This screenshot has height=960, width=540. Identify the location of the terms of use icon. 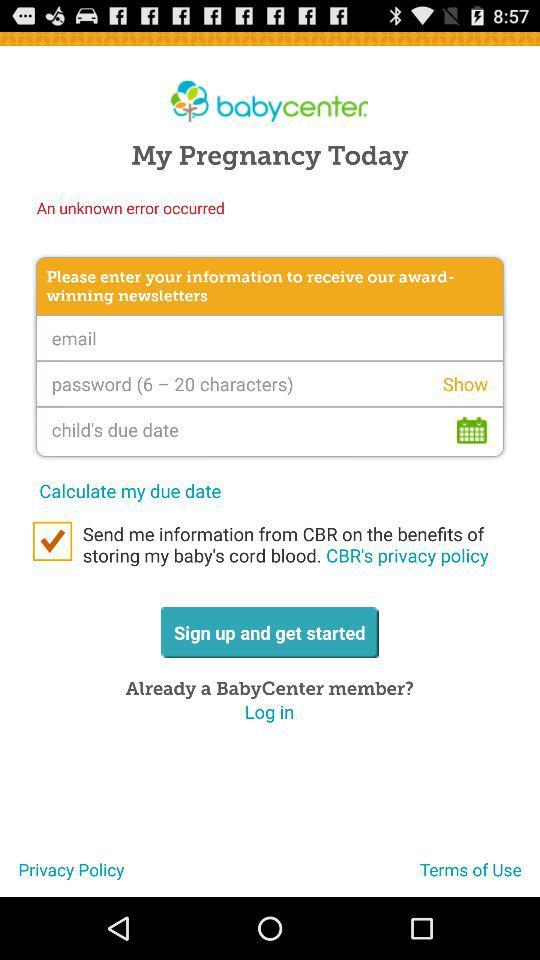
(479, 876).